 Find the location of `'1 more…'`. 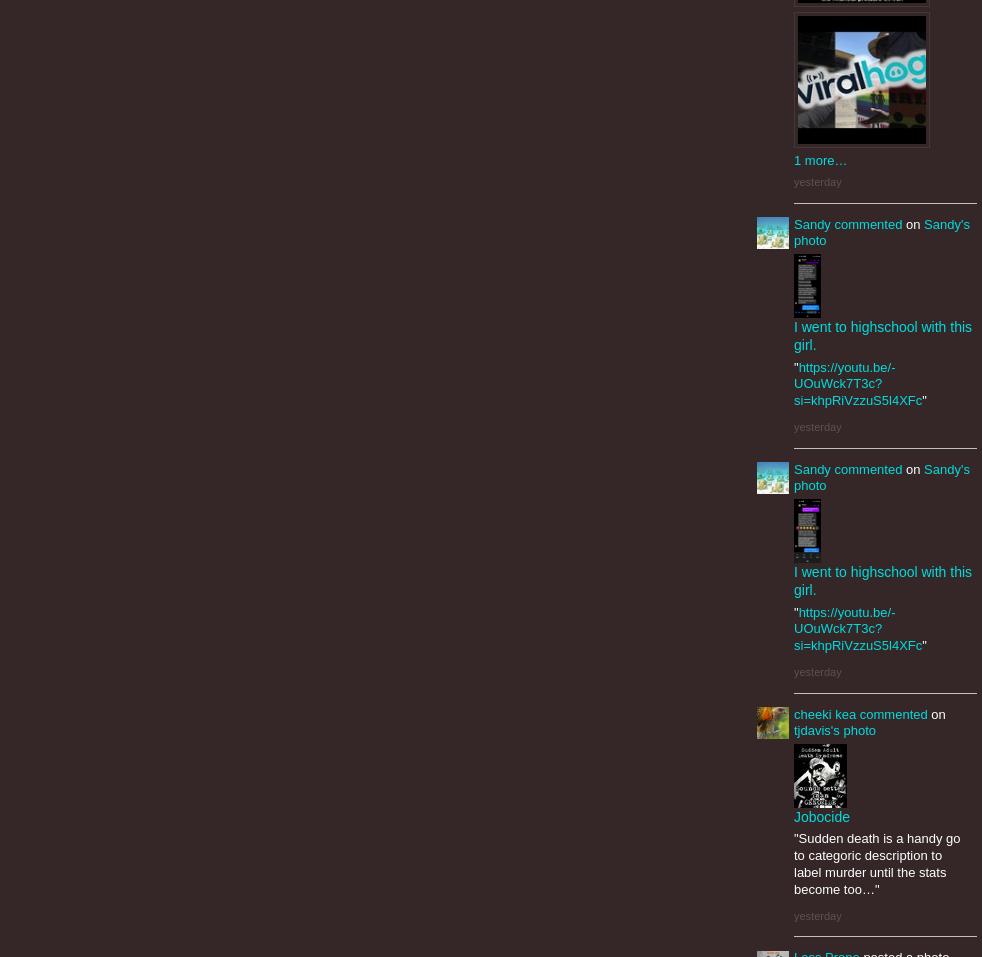

'1 more…' is located at coordinates (820, 160).